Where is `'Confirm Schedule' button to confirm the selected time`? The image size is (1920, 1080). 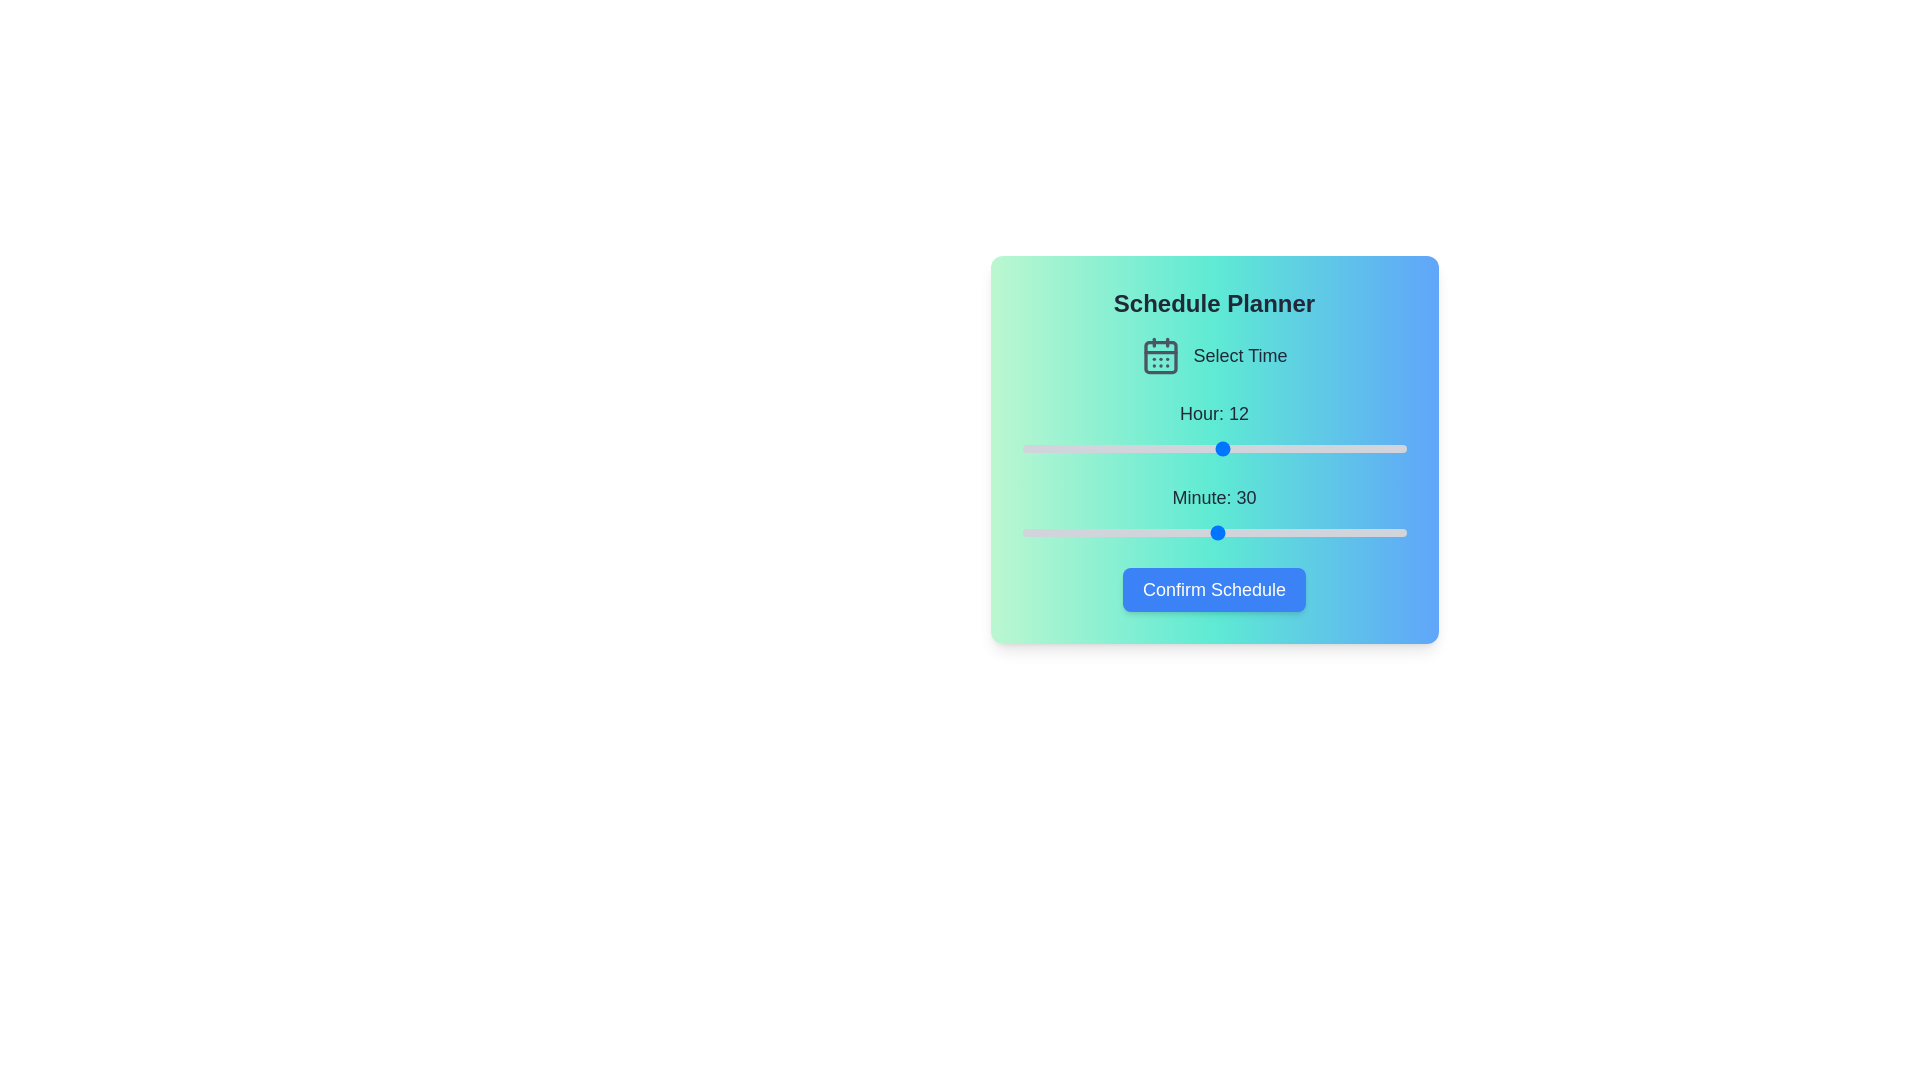
'Confirm Schedule' button to confirm the selected time is located at coordinates (1213, 589).